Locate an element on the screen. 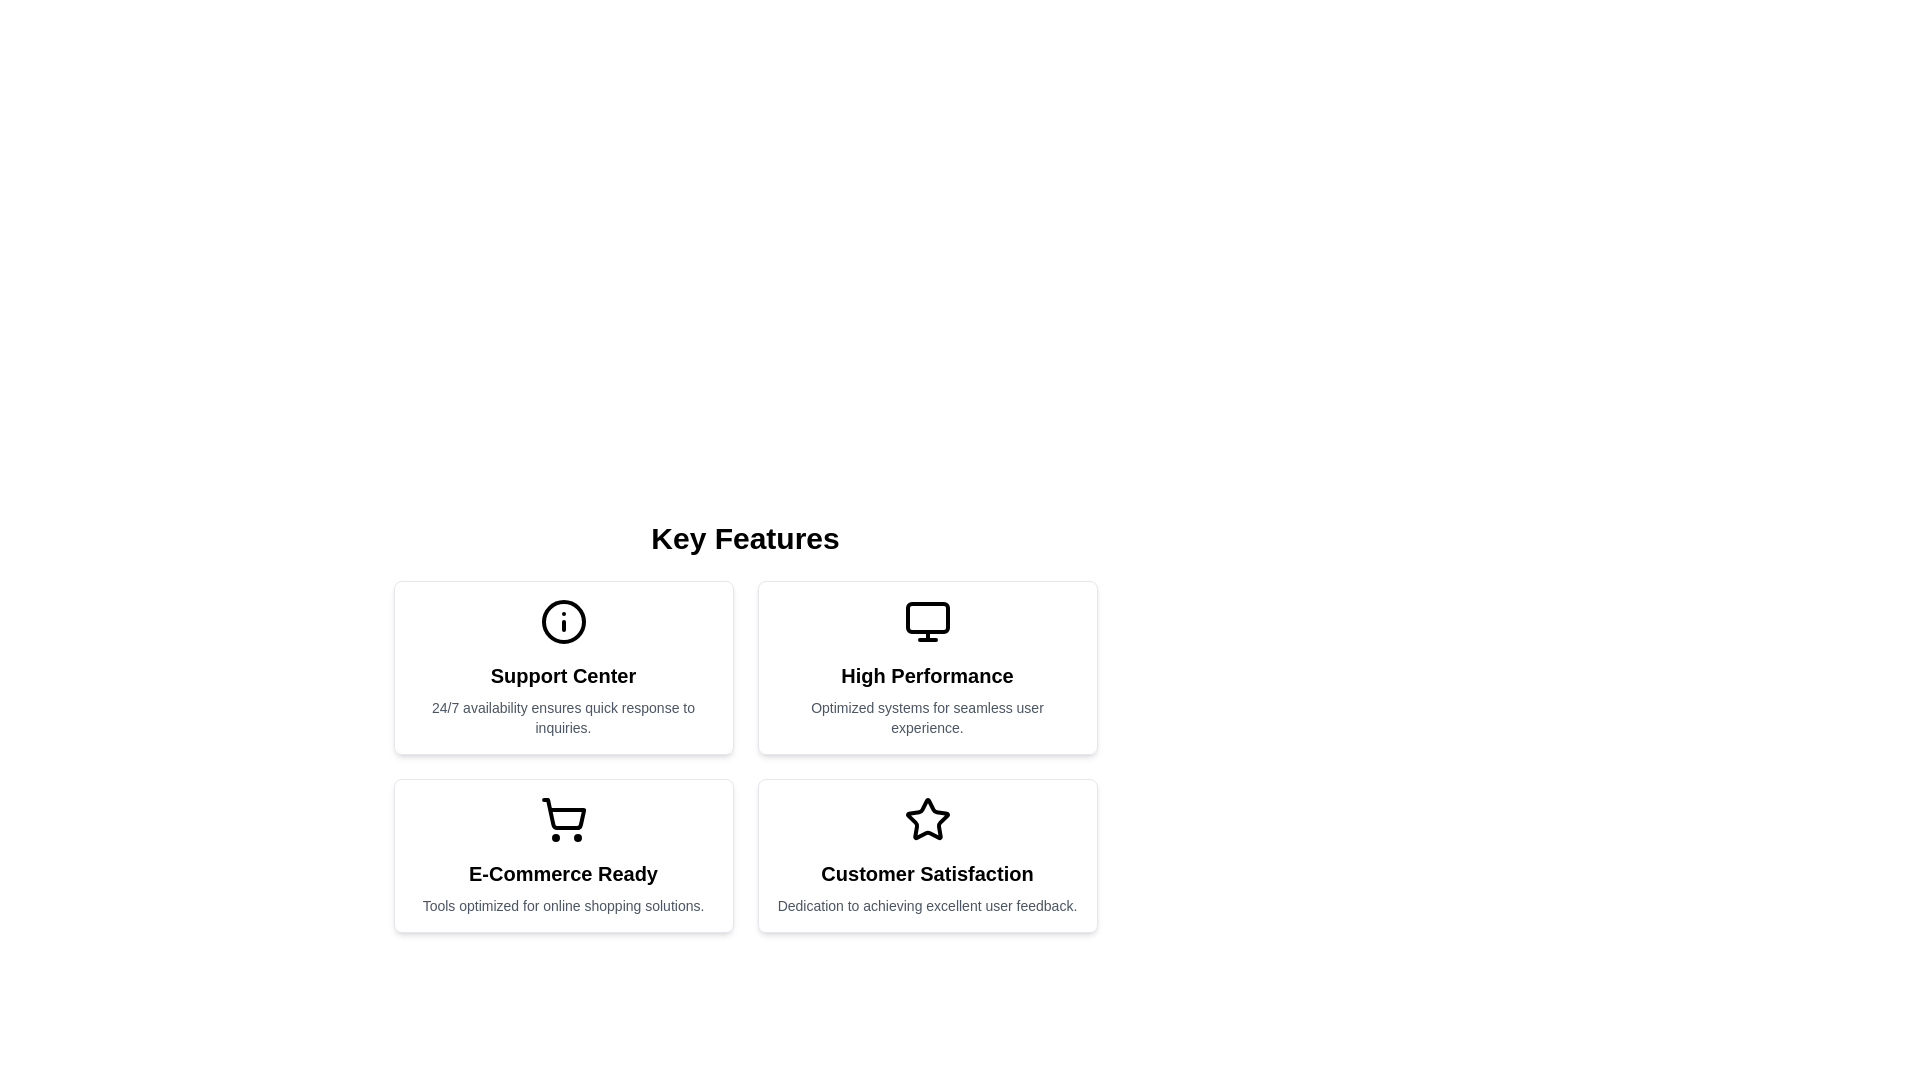  the prominently styled header displaying the text 'Key Features', which is visually distinct and centered at the top of the section is located at coordinates (744, 538).